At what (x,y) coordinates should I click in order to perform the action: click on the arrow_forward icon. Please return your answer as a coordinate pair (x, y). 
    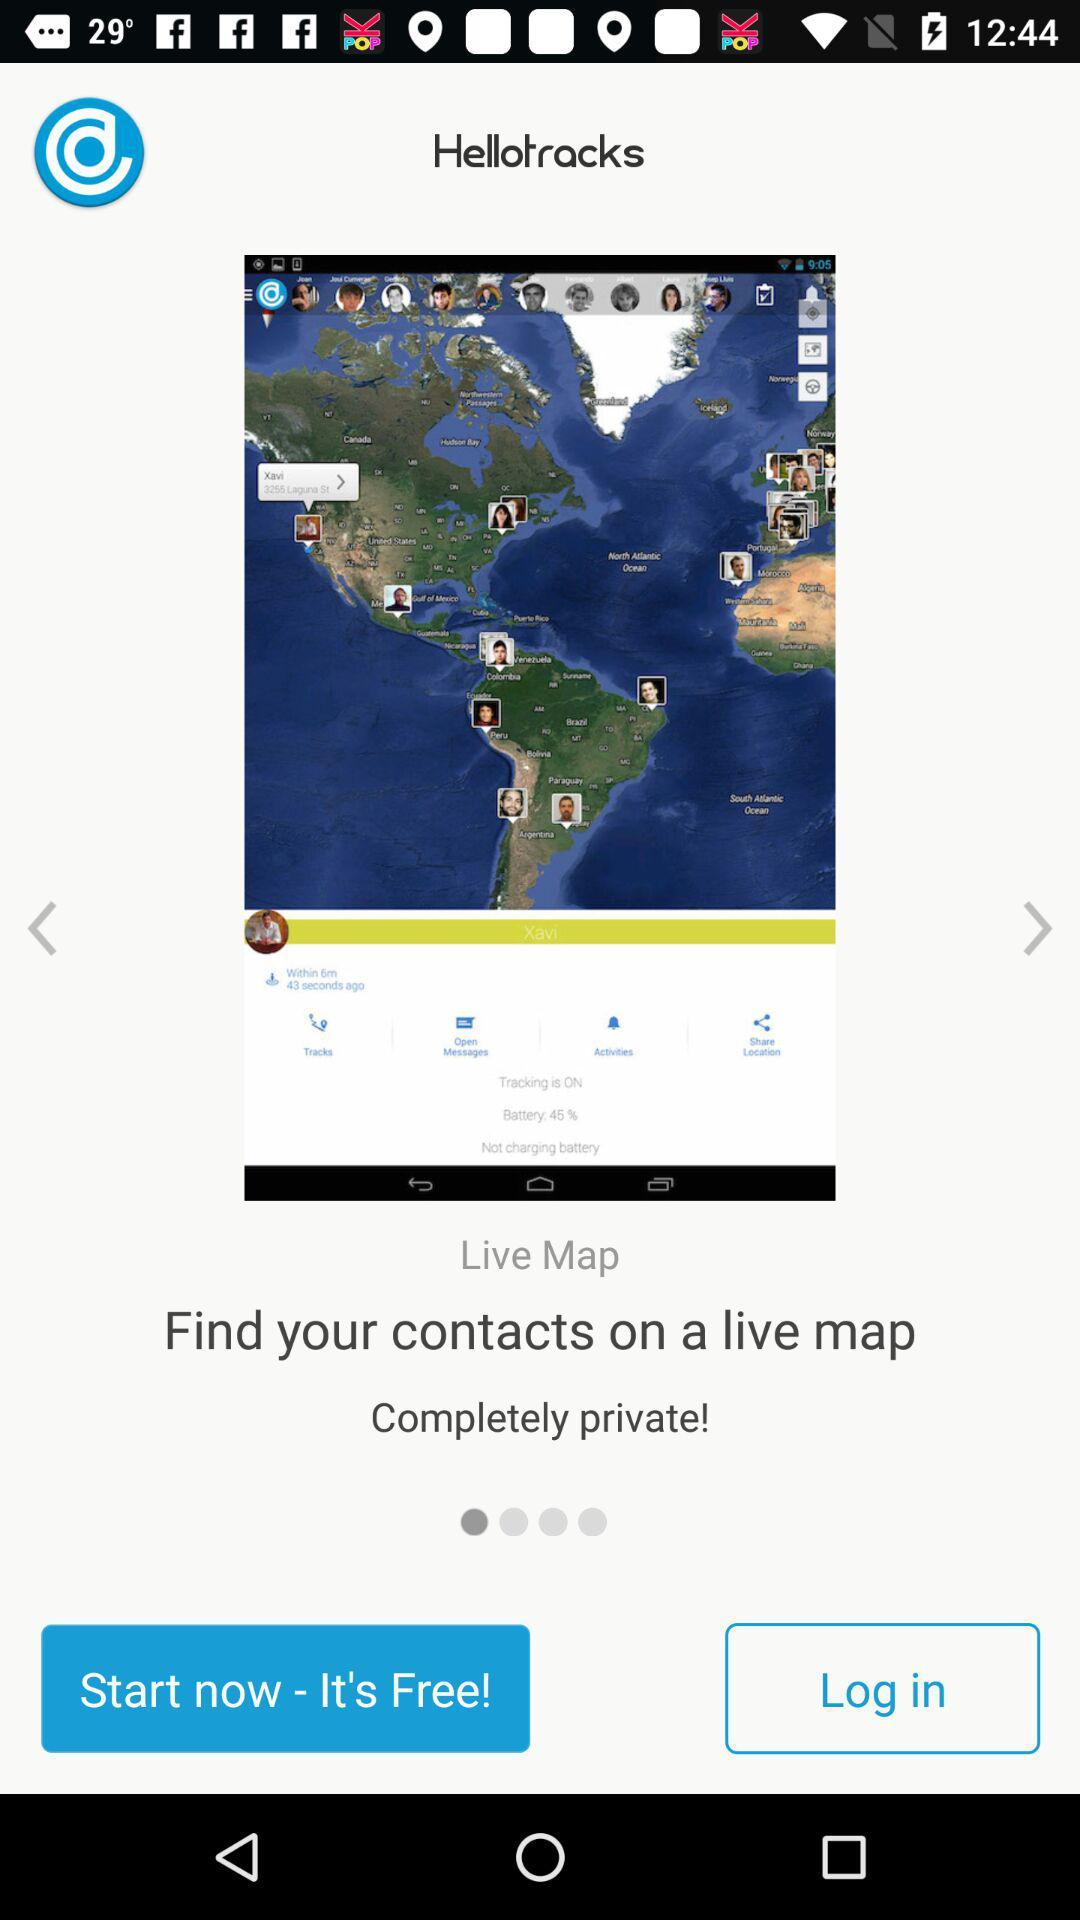
    Looking at the image, I should click on (1036, 927).